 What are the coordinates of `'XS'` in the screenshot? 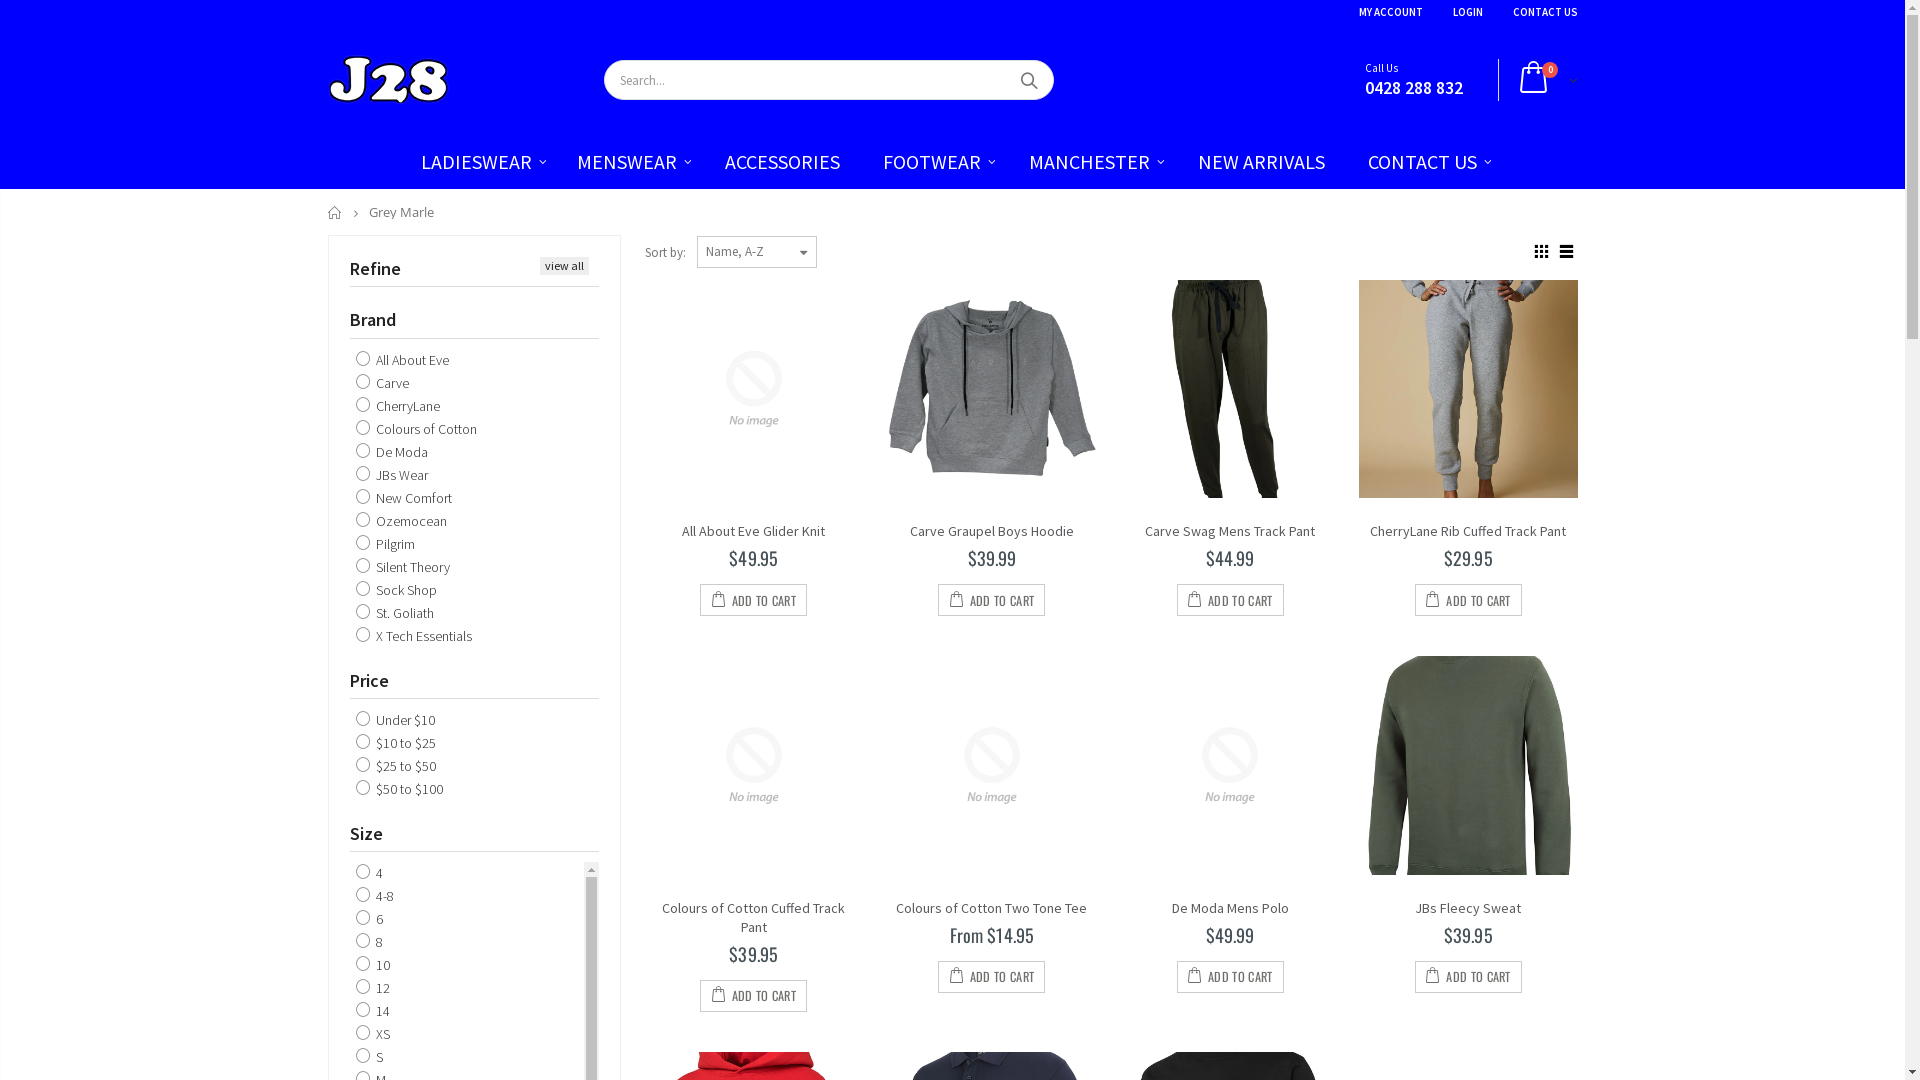 It's located at (373, 1033).